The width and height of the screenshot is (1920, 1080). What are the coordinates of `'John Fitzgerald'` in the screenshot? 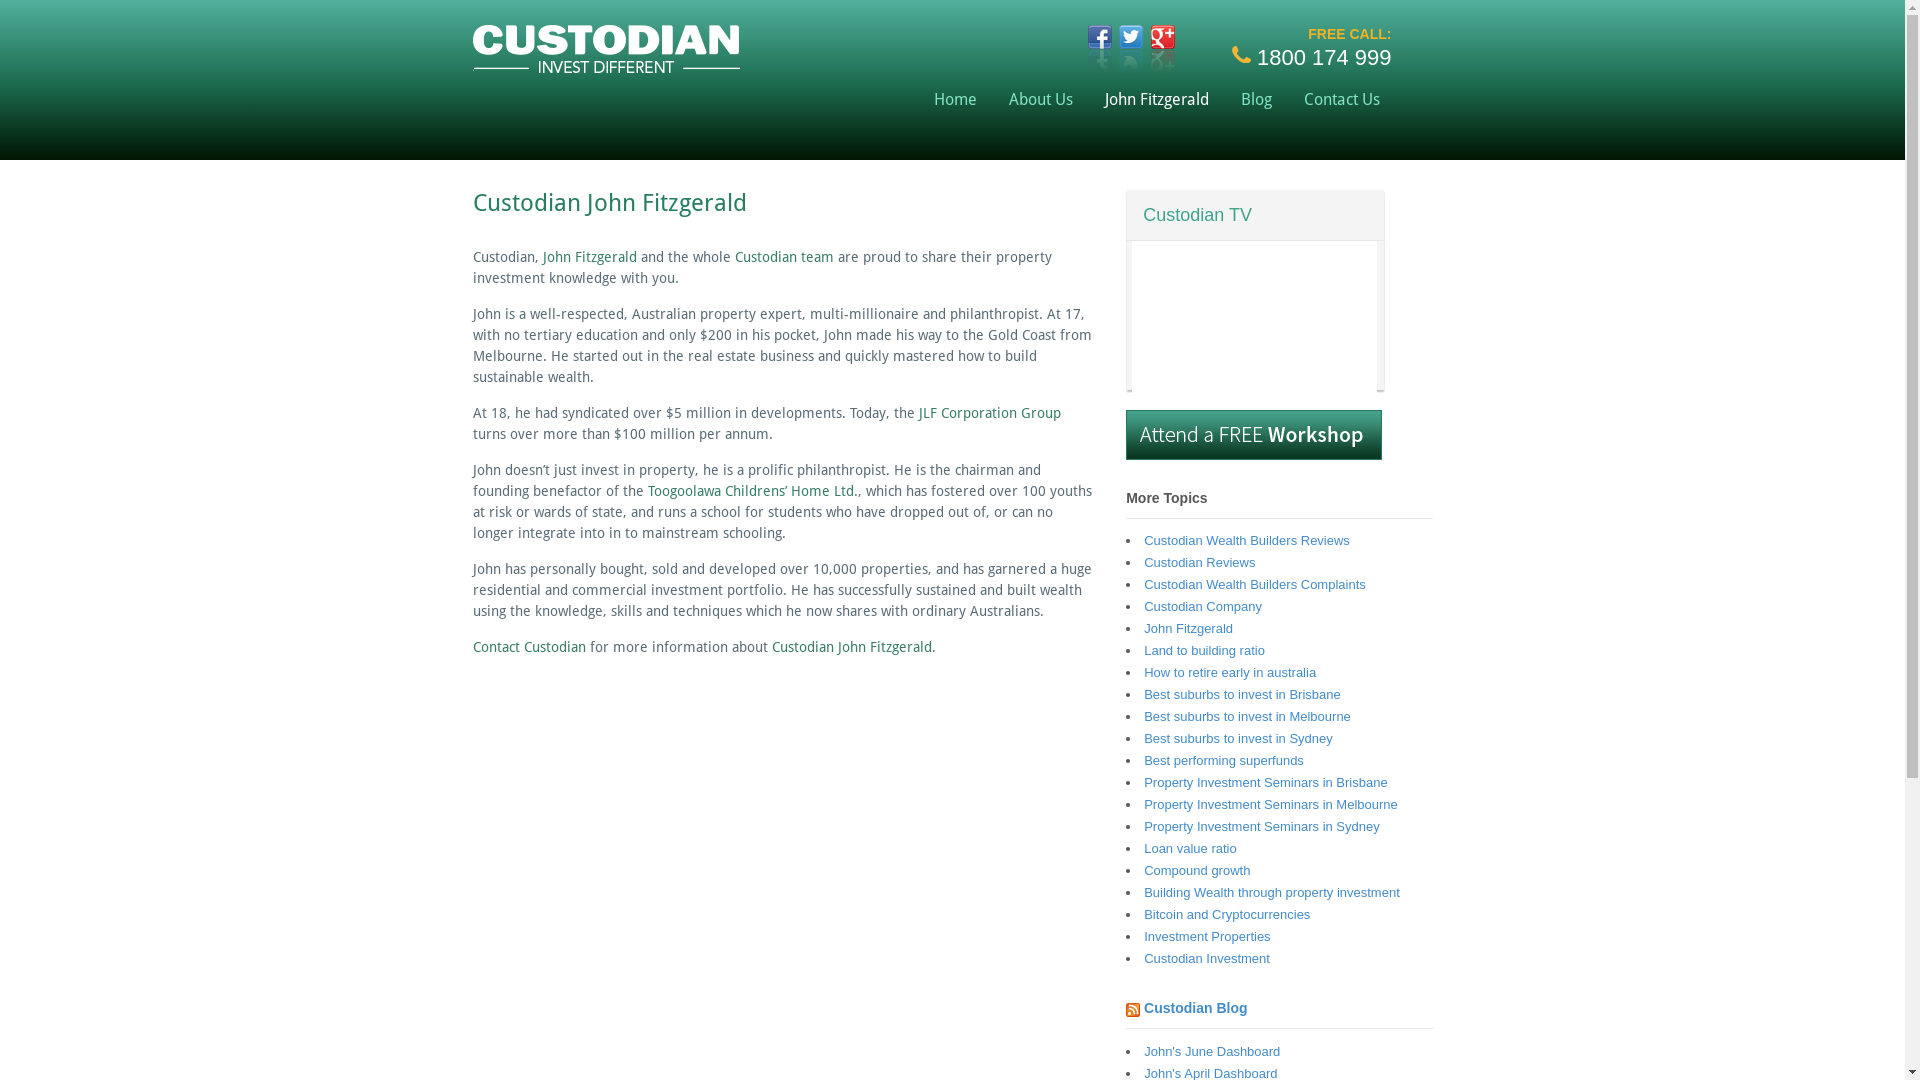 It's located at (588, 256).